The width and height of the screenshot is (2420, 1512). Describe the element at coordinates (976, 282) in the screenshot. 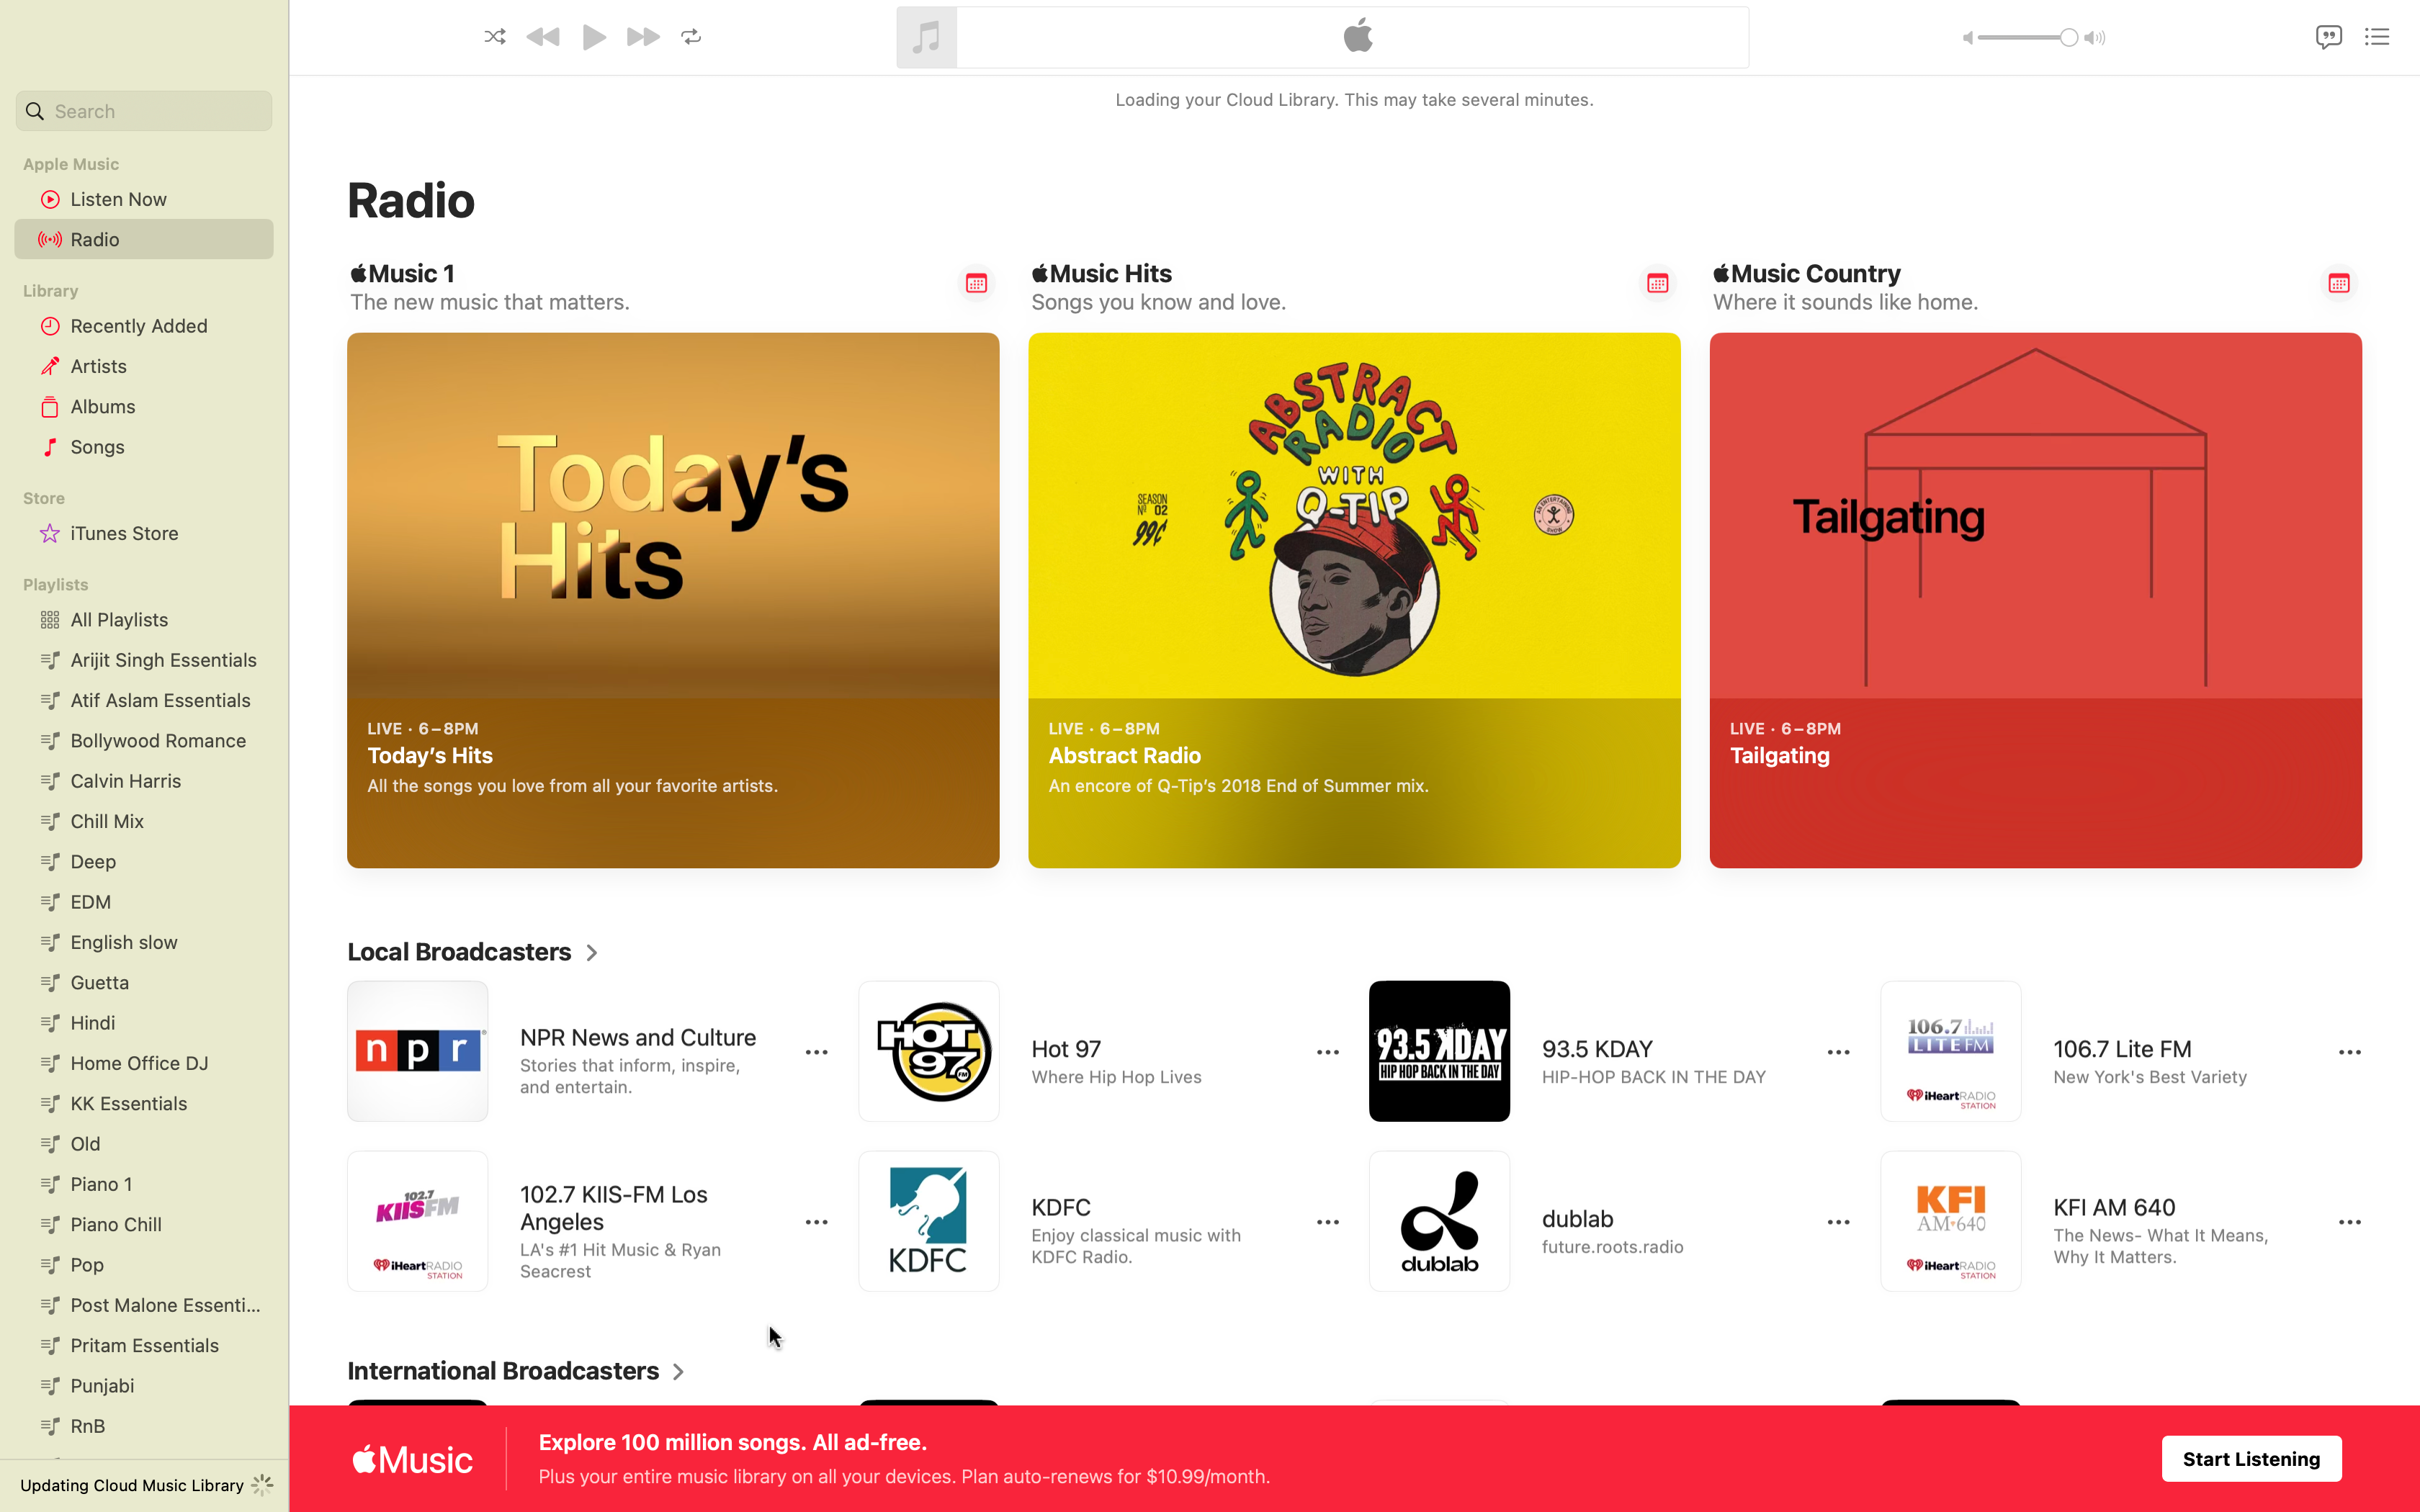

I see `an alert for the audio file labelled "Music 1` at that location.